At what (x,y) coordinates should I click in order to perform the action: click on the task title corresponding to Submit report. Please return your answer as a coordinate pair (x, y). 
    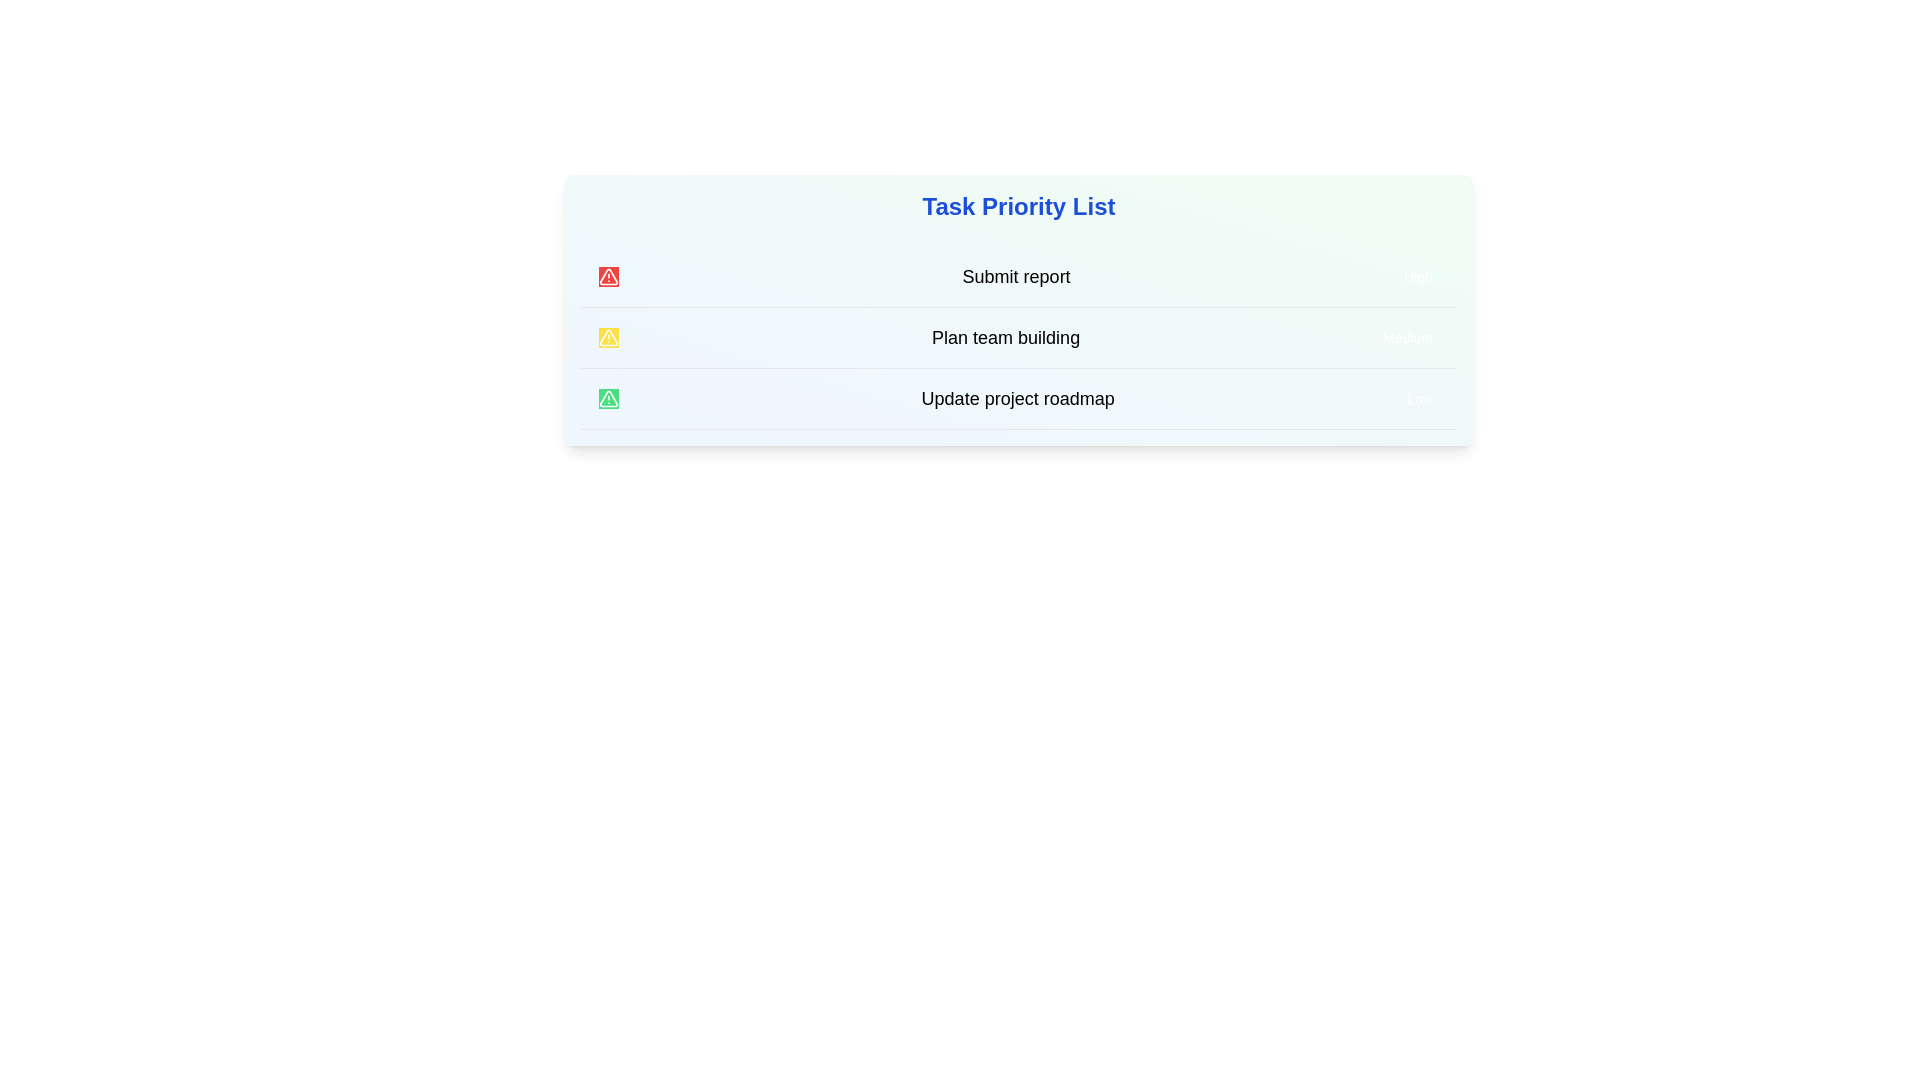
    Looking at the image, I should click on (1016, 277).